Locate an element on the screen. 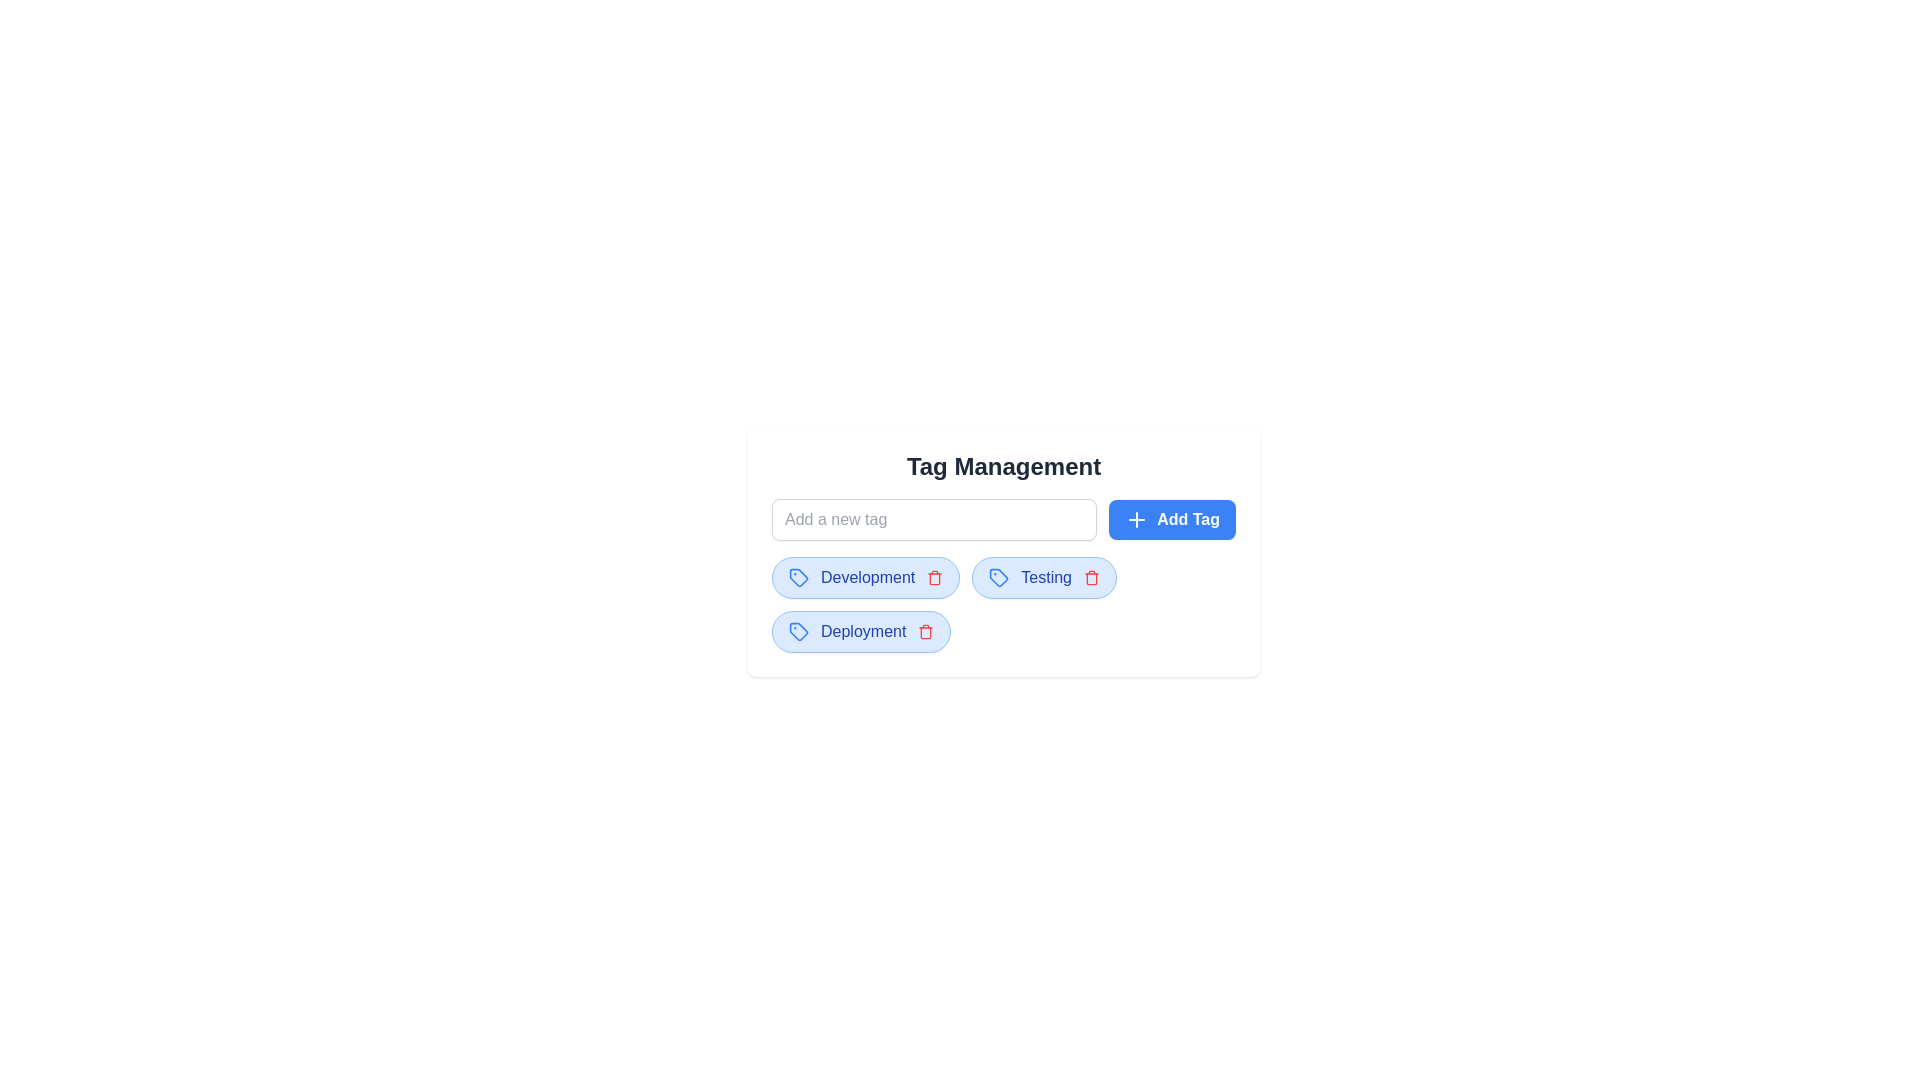 Image resolution: width=1920 pixels, height=1080 pixels. the 'Add Tag' button to add the tag is located at coordinates (1171, 519).